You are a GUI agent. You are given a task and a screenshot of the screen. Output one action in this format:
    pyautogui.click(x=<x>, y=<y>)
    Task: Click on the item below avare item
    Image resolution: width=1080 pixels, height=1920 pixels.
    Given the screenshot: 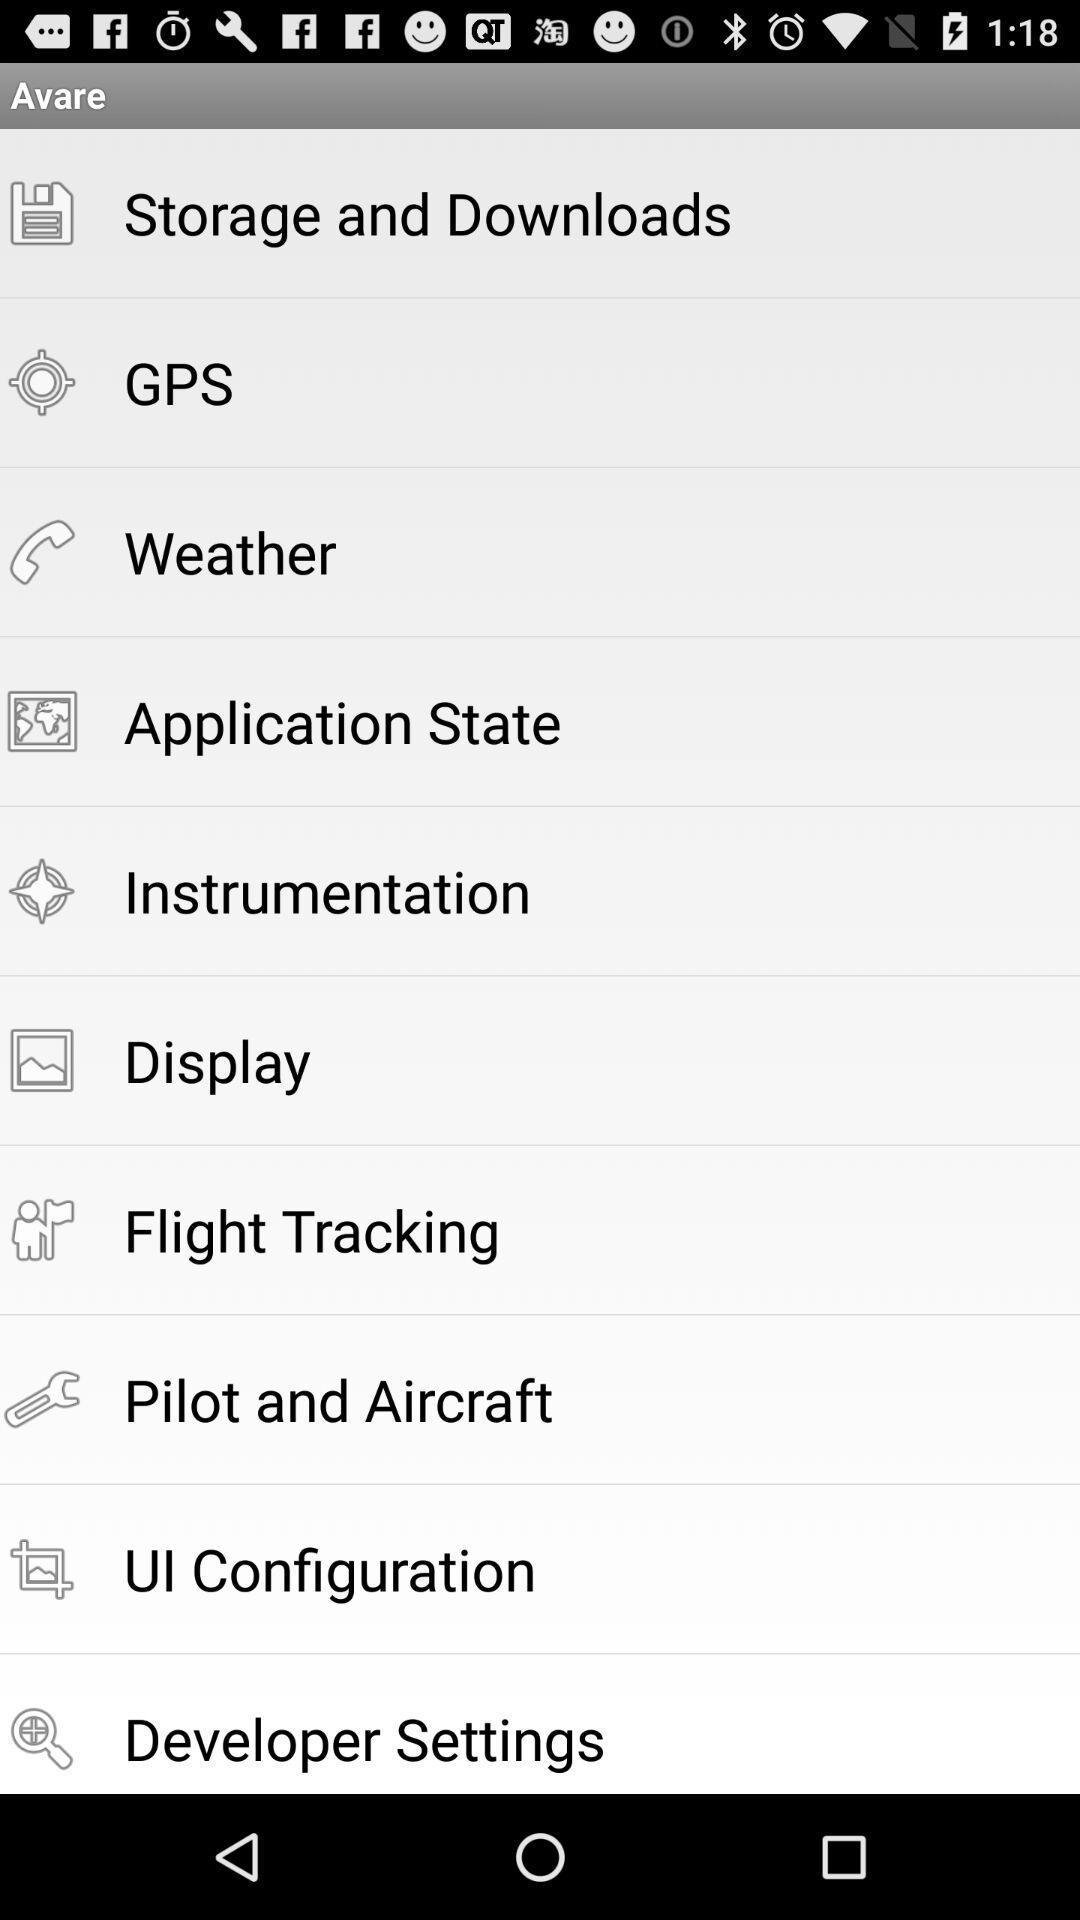 What is the action you would take?
    pyautogui.click(x=427, y=212)
    